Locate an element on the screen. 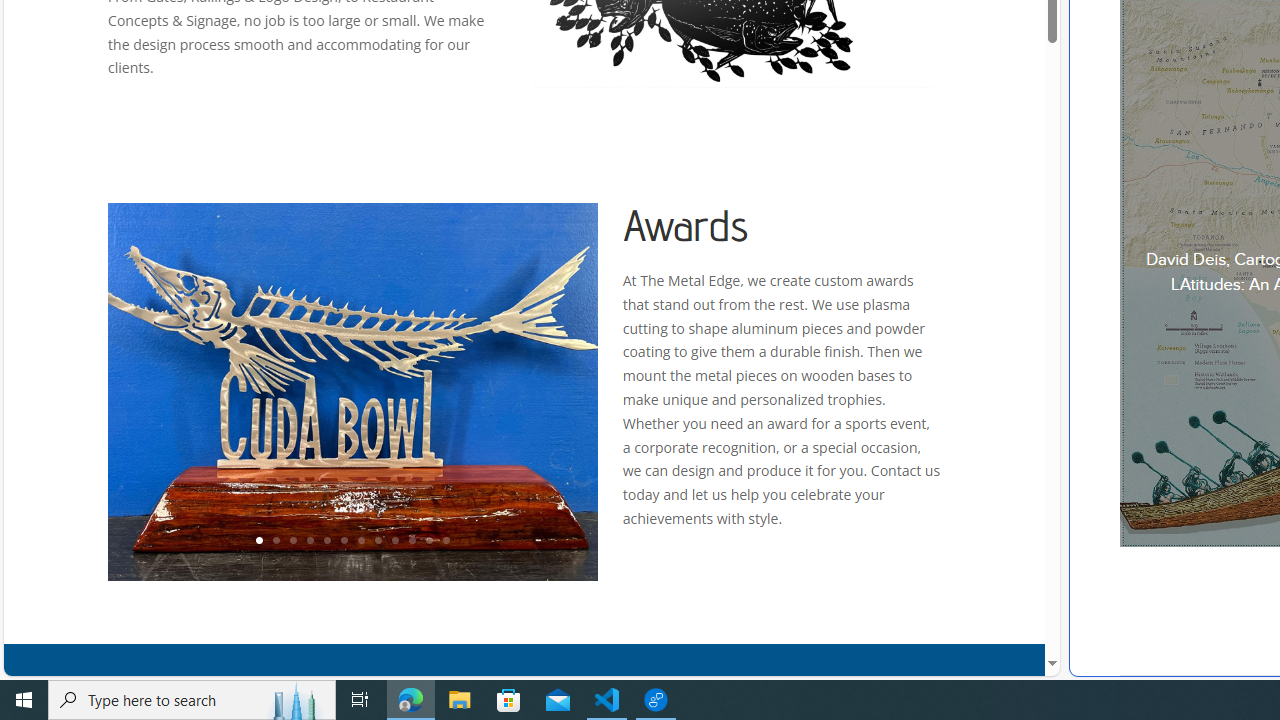 This screenshot has height=720, width=1280. '7' is located at coordinates (360, 541).